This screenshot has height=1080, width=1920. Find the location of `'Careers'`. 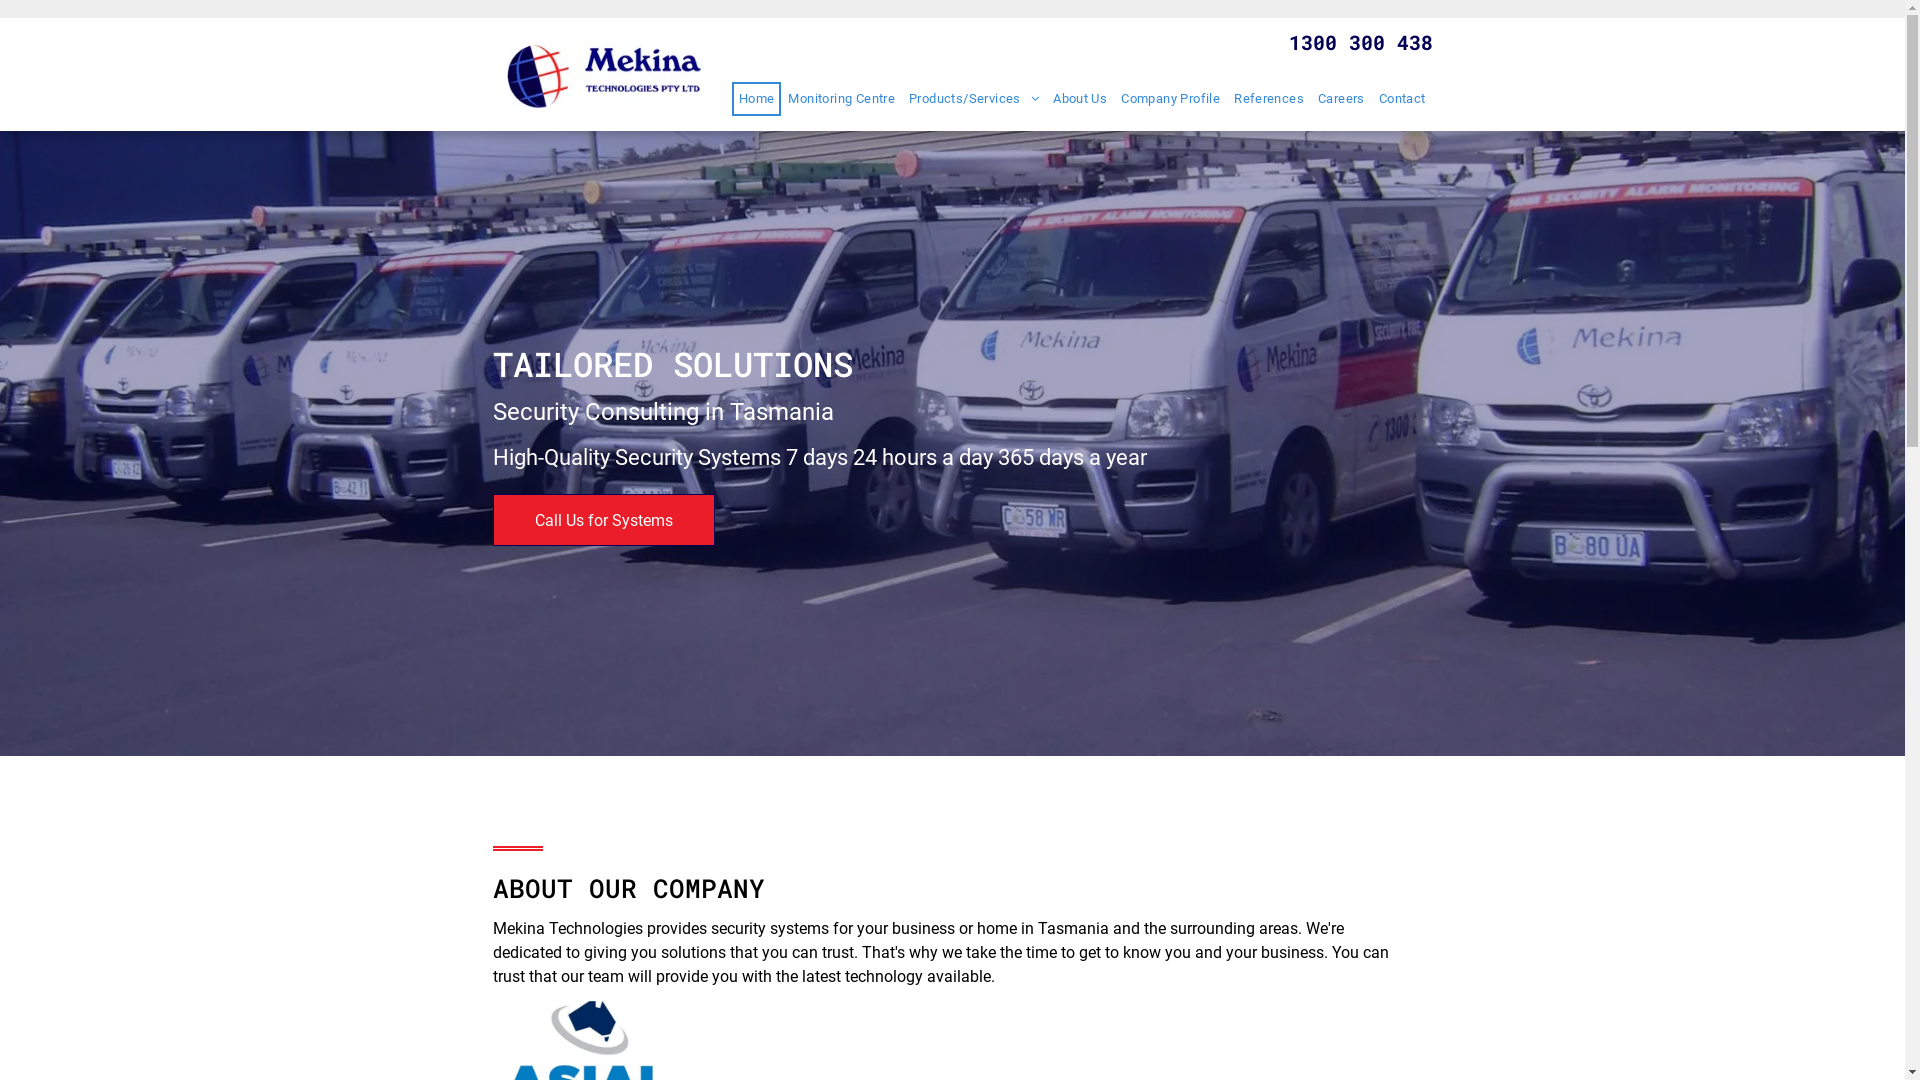

'Careers' is located at coordinates (1341, 99).